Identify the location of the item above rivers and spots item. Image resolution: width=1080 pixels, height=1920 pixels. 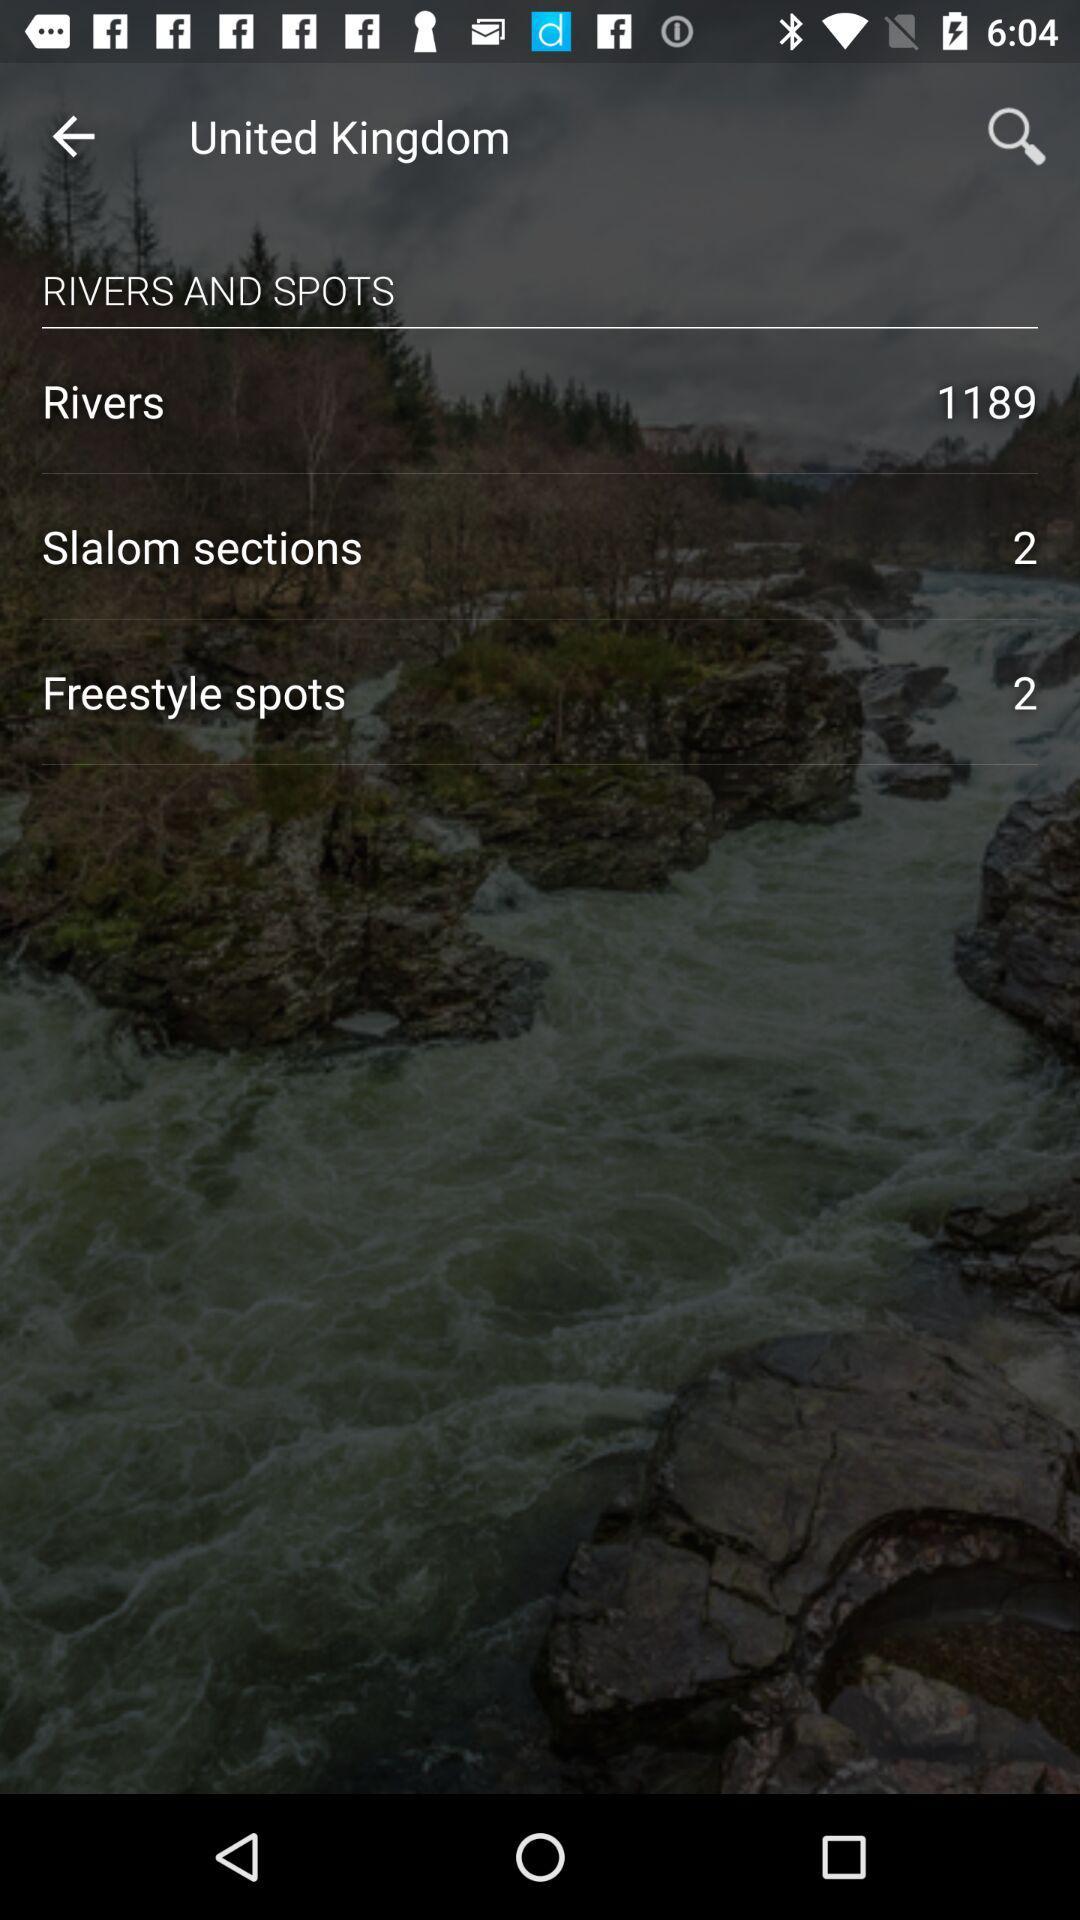
(72, 135).